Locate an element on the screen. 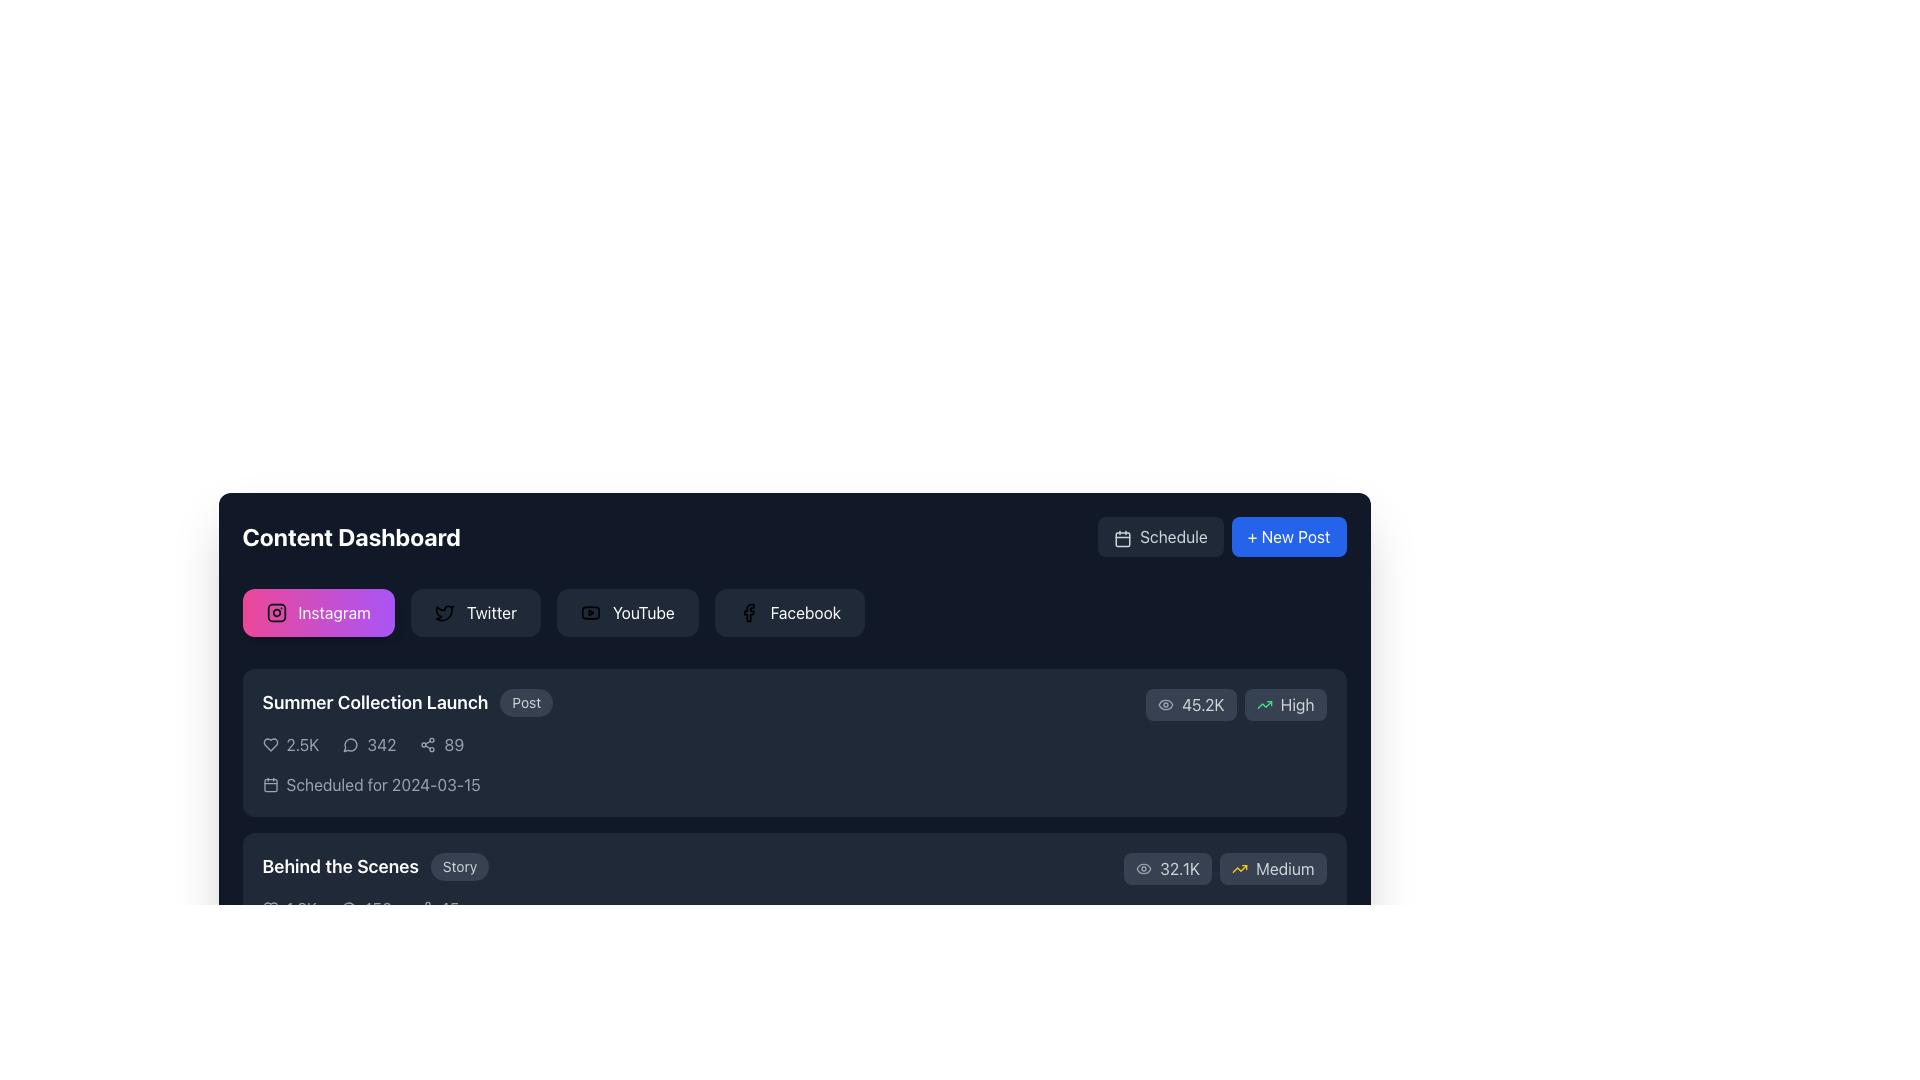 The width and height of the screenshot is (1920, 1080). the button with a blue background and white text that reads '+ New Post' is located at coordinates (1289, 535).